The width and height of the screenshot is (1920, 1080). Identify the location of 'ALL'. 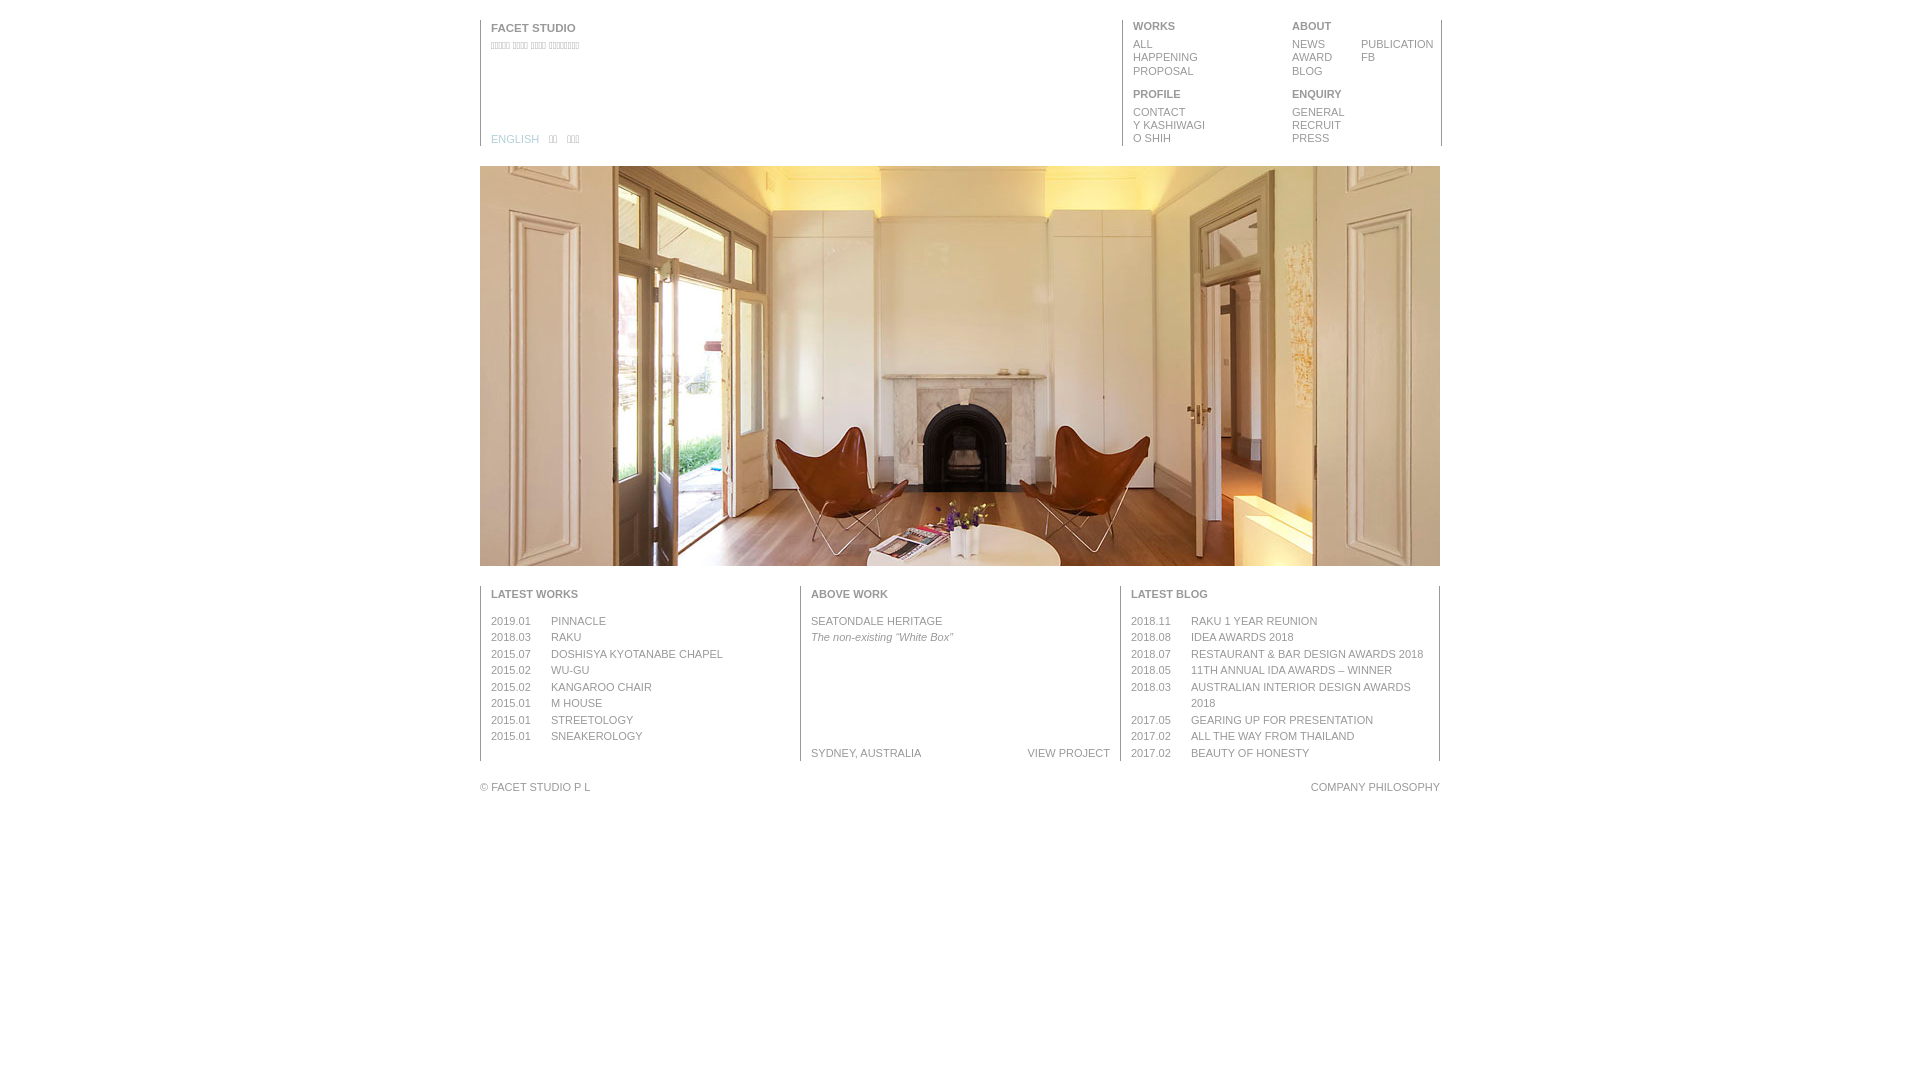
(1206, 44).